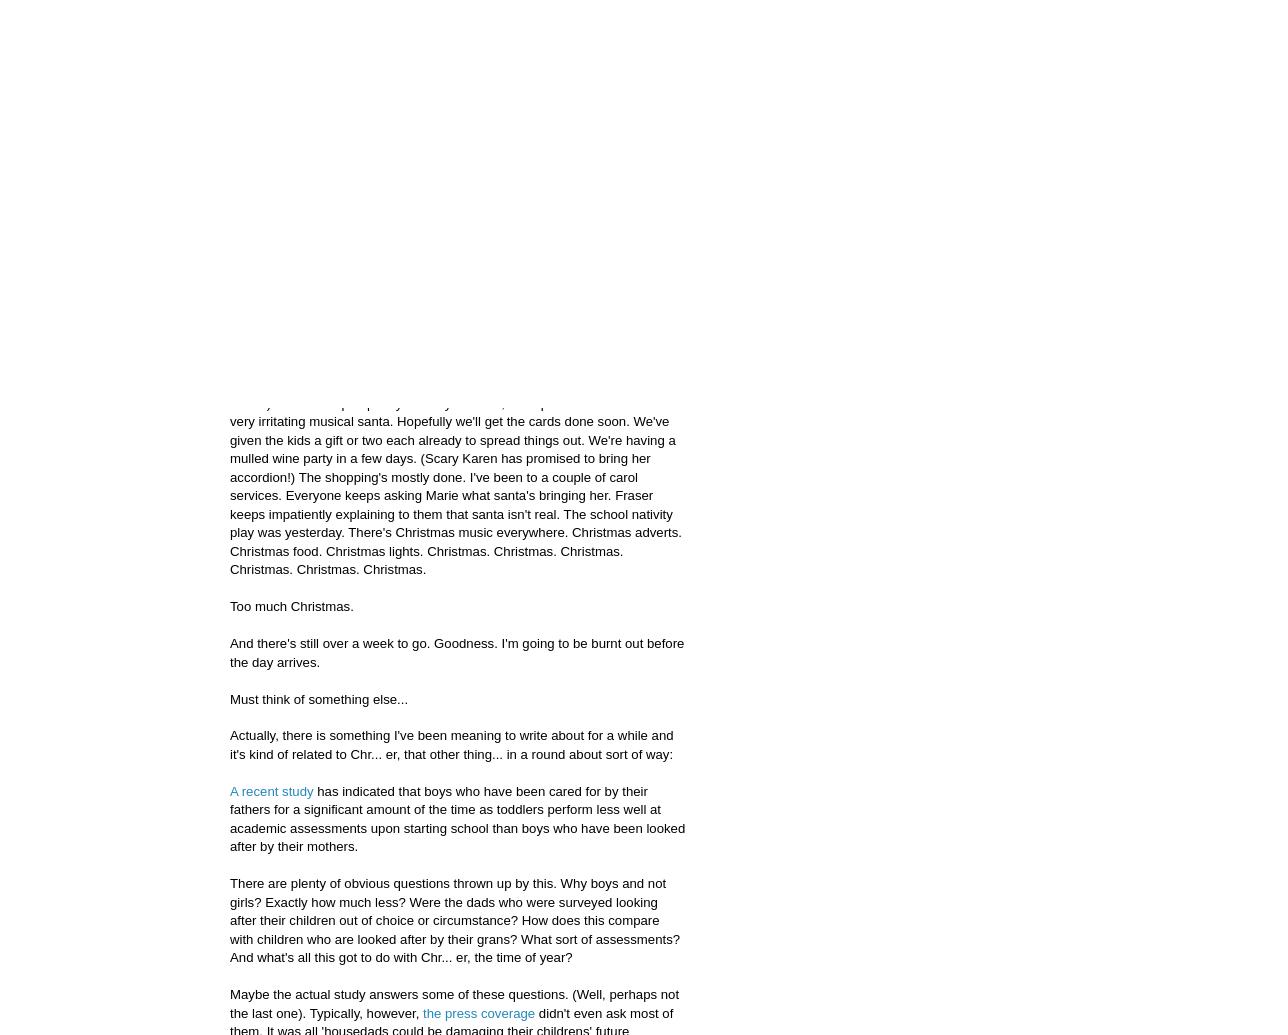 This screenshot has width=1288, height=1035. I want to click on 'has indicated that boys who have been cared for by their fathers for a significant amount of the time as toddlers perform less well at academic assessments upon starting school than boys who have been looked after by their mothers.', so click(457, 817).